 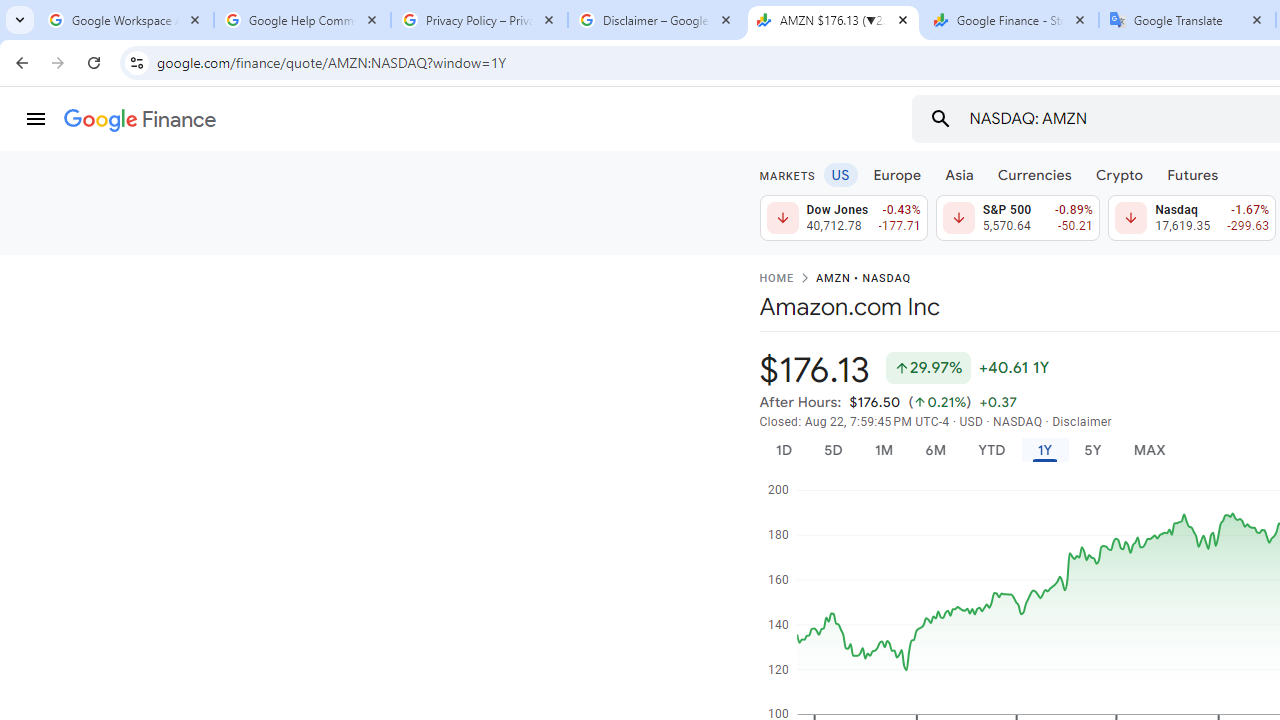 I want to click on '6M', so click(x=934, y=450).